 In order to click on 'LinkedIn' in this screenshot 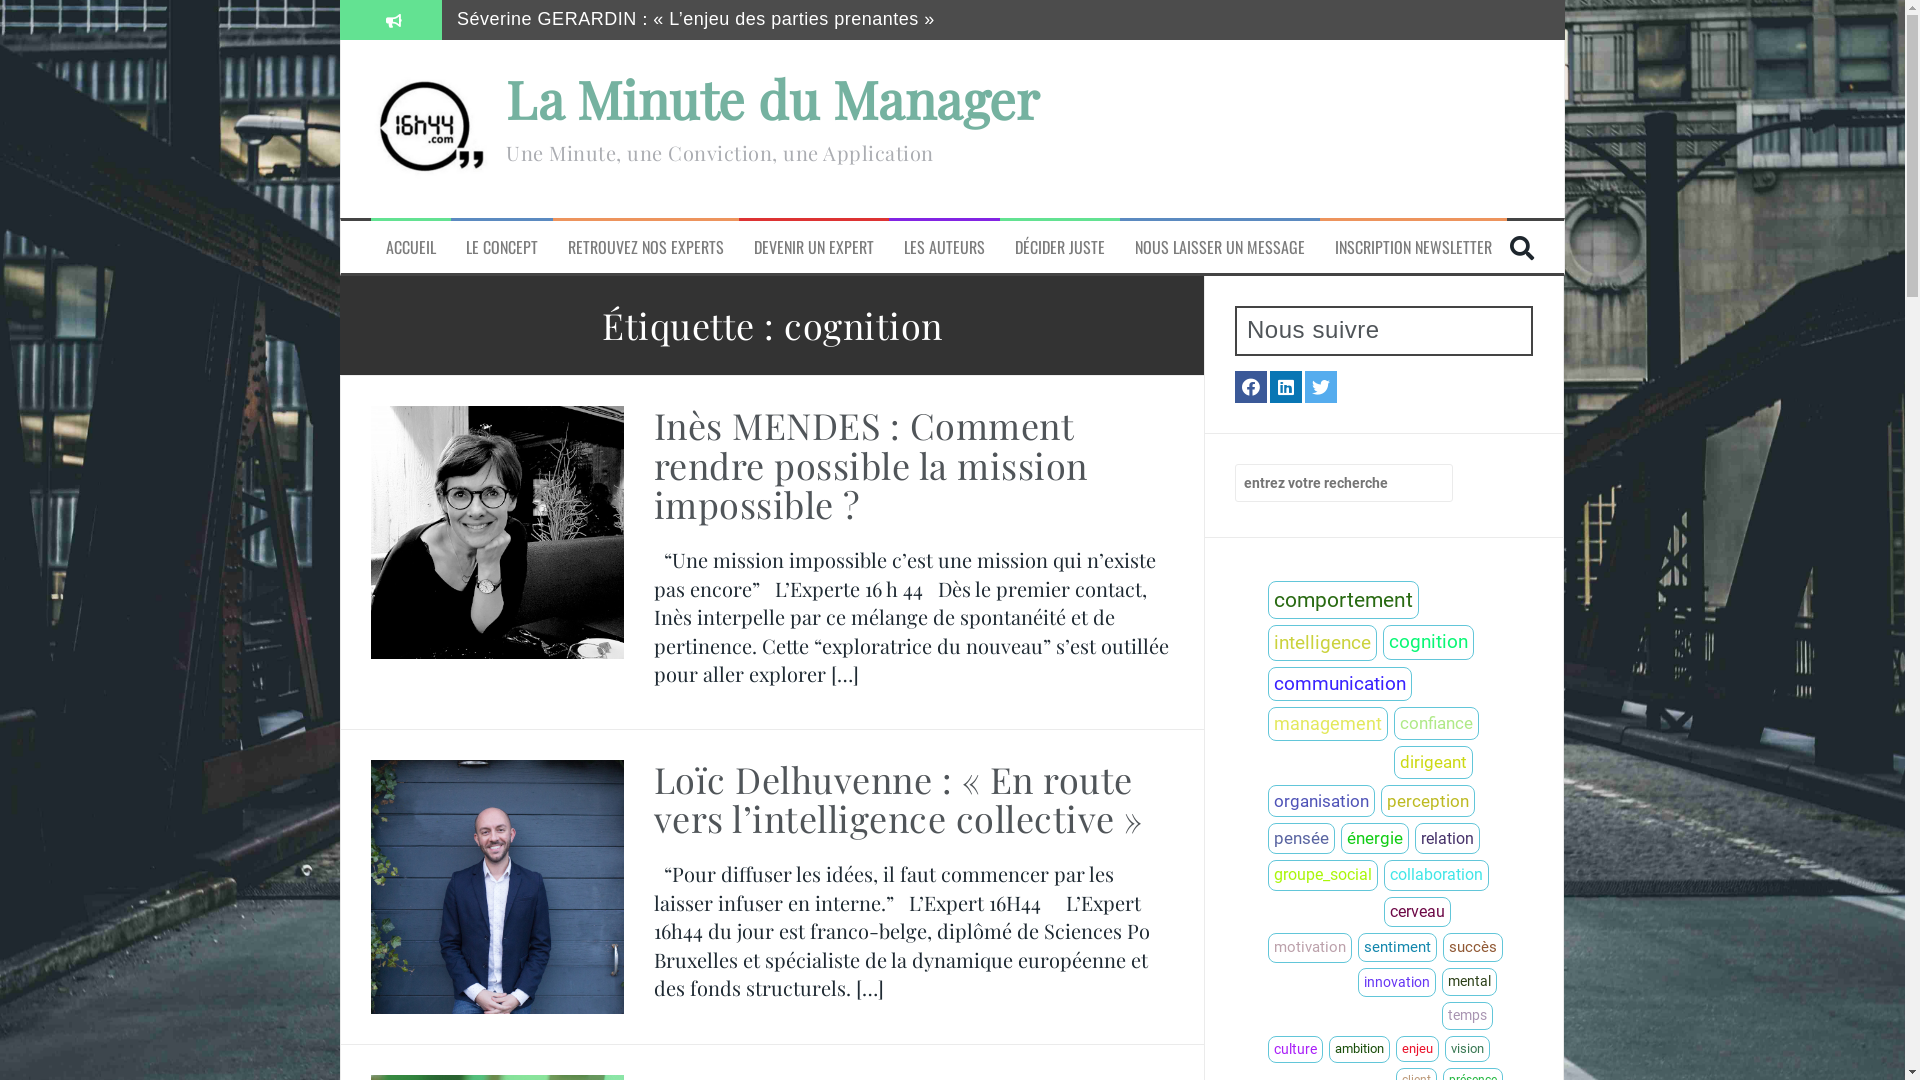, I will do `click(1286, 386)`.